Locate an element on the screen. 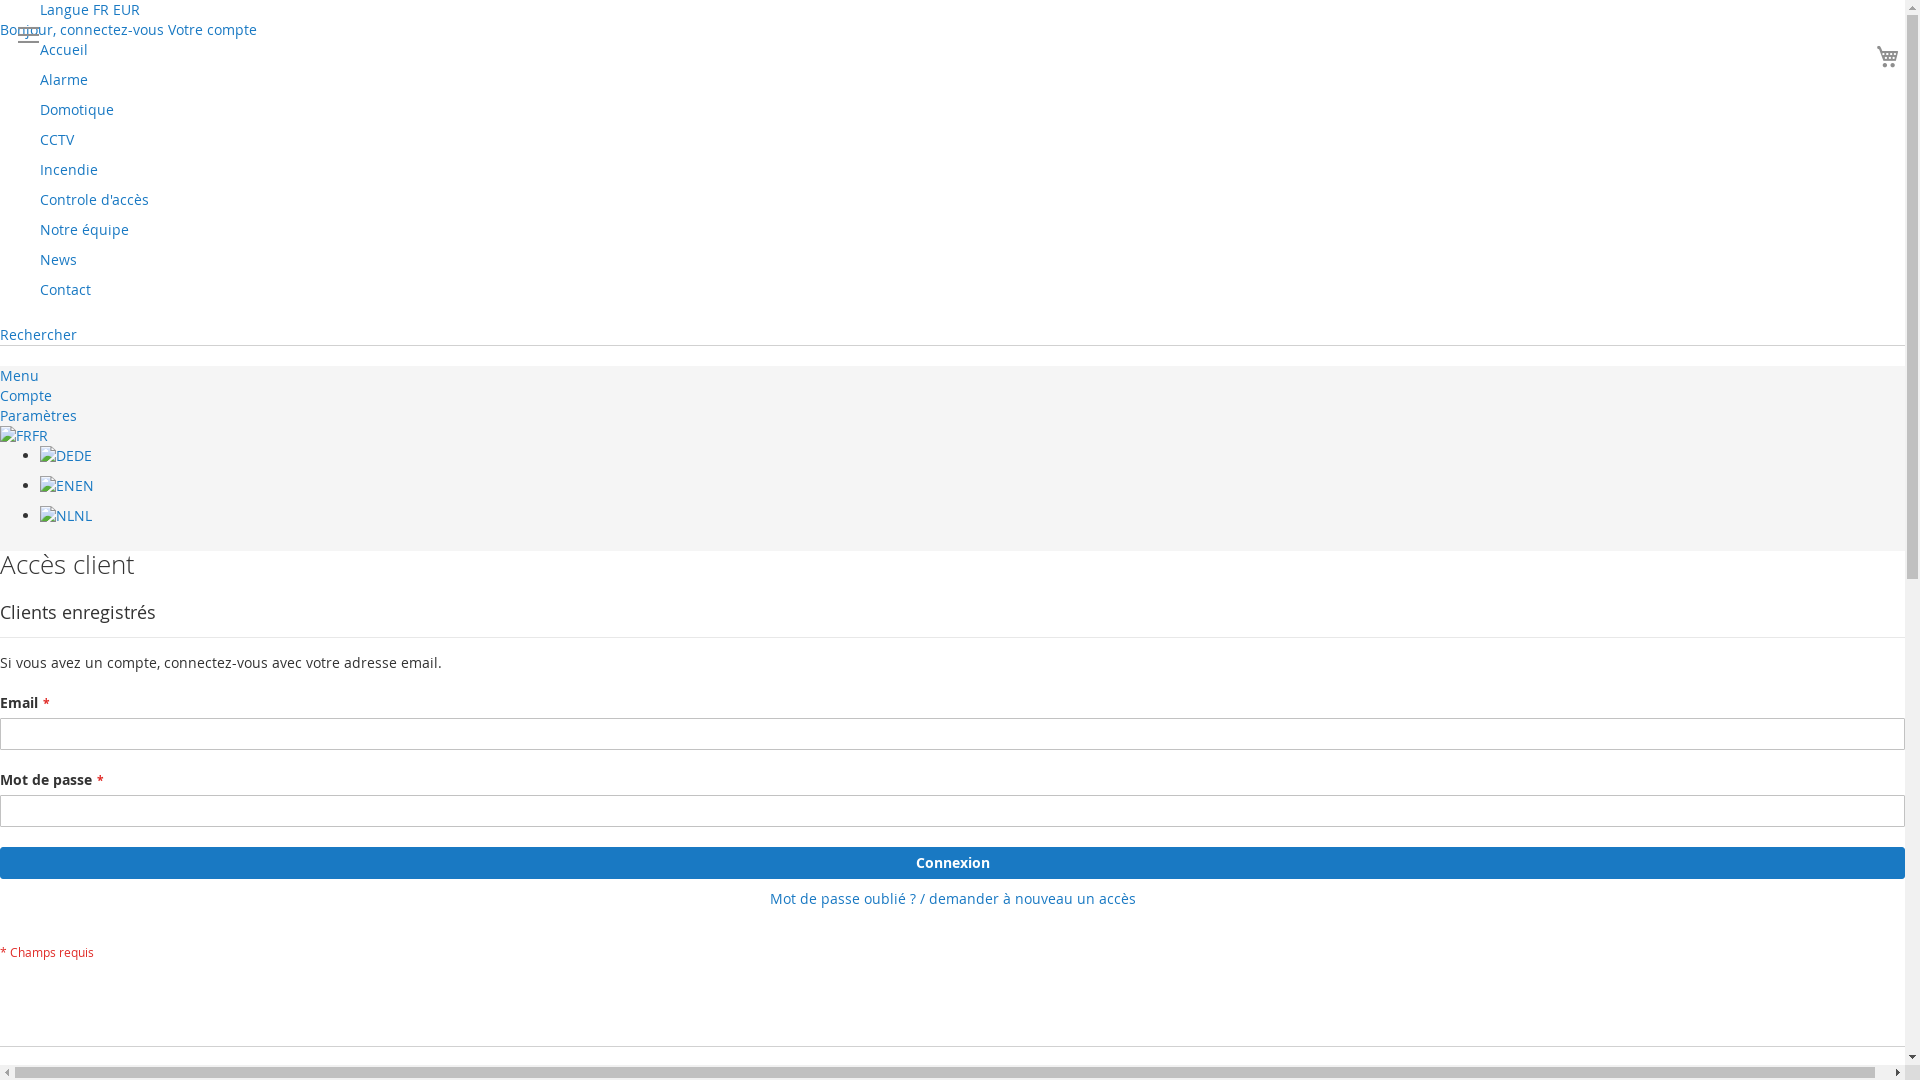 The image size is (1920, 1080). 'FR' is located at coordinates (24, 434).